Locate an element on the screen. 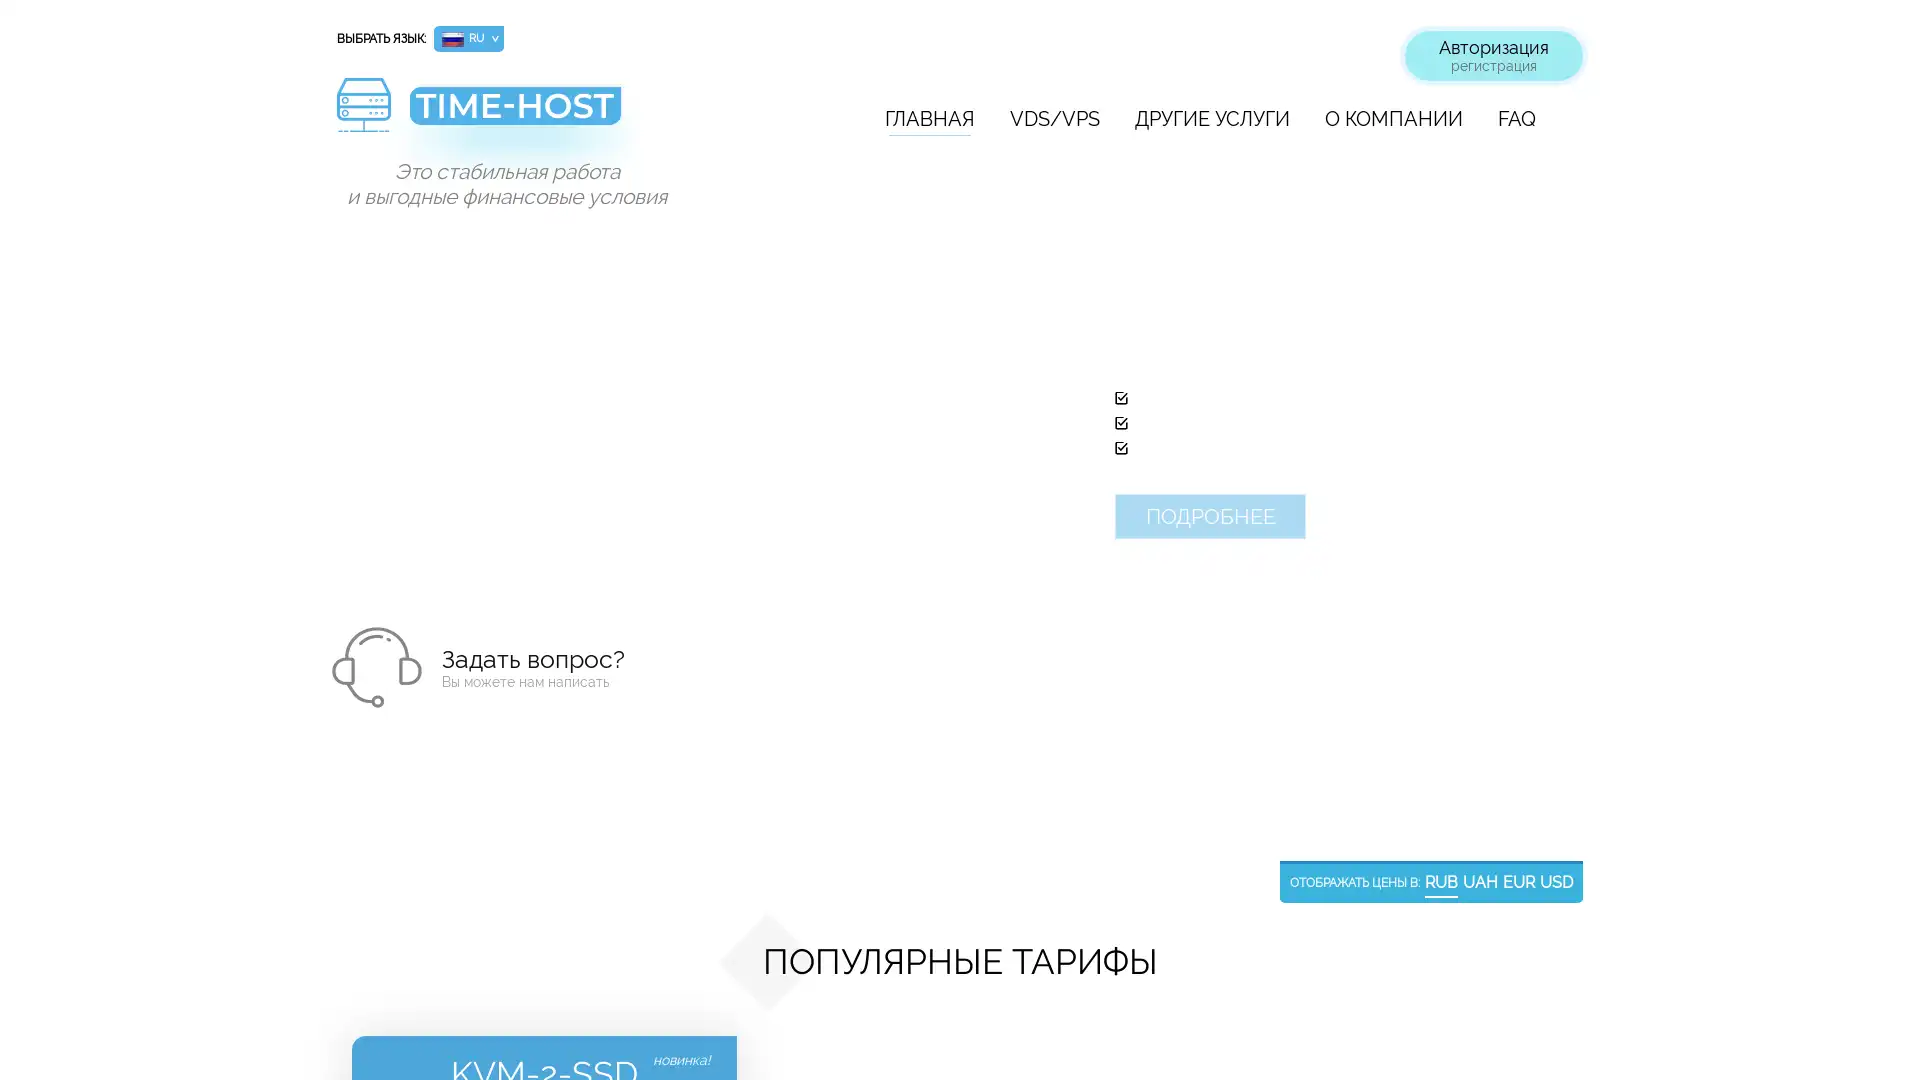  RUB is located at coordinates (1441, 882).